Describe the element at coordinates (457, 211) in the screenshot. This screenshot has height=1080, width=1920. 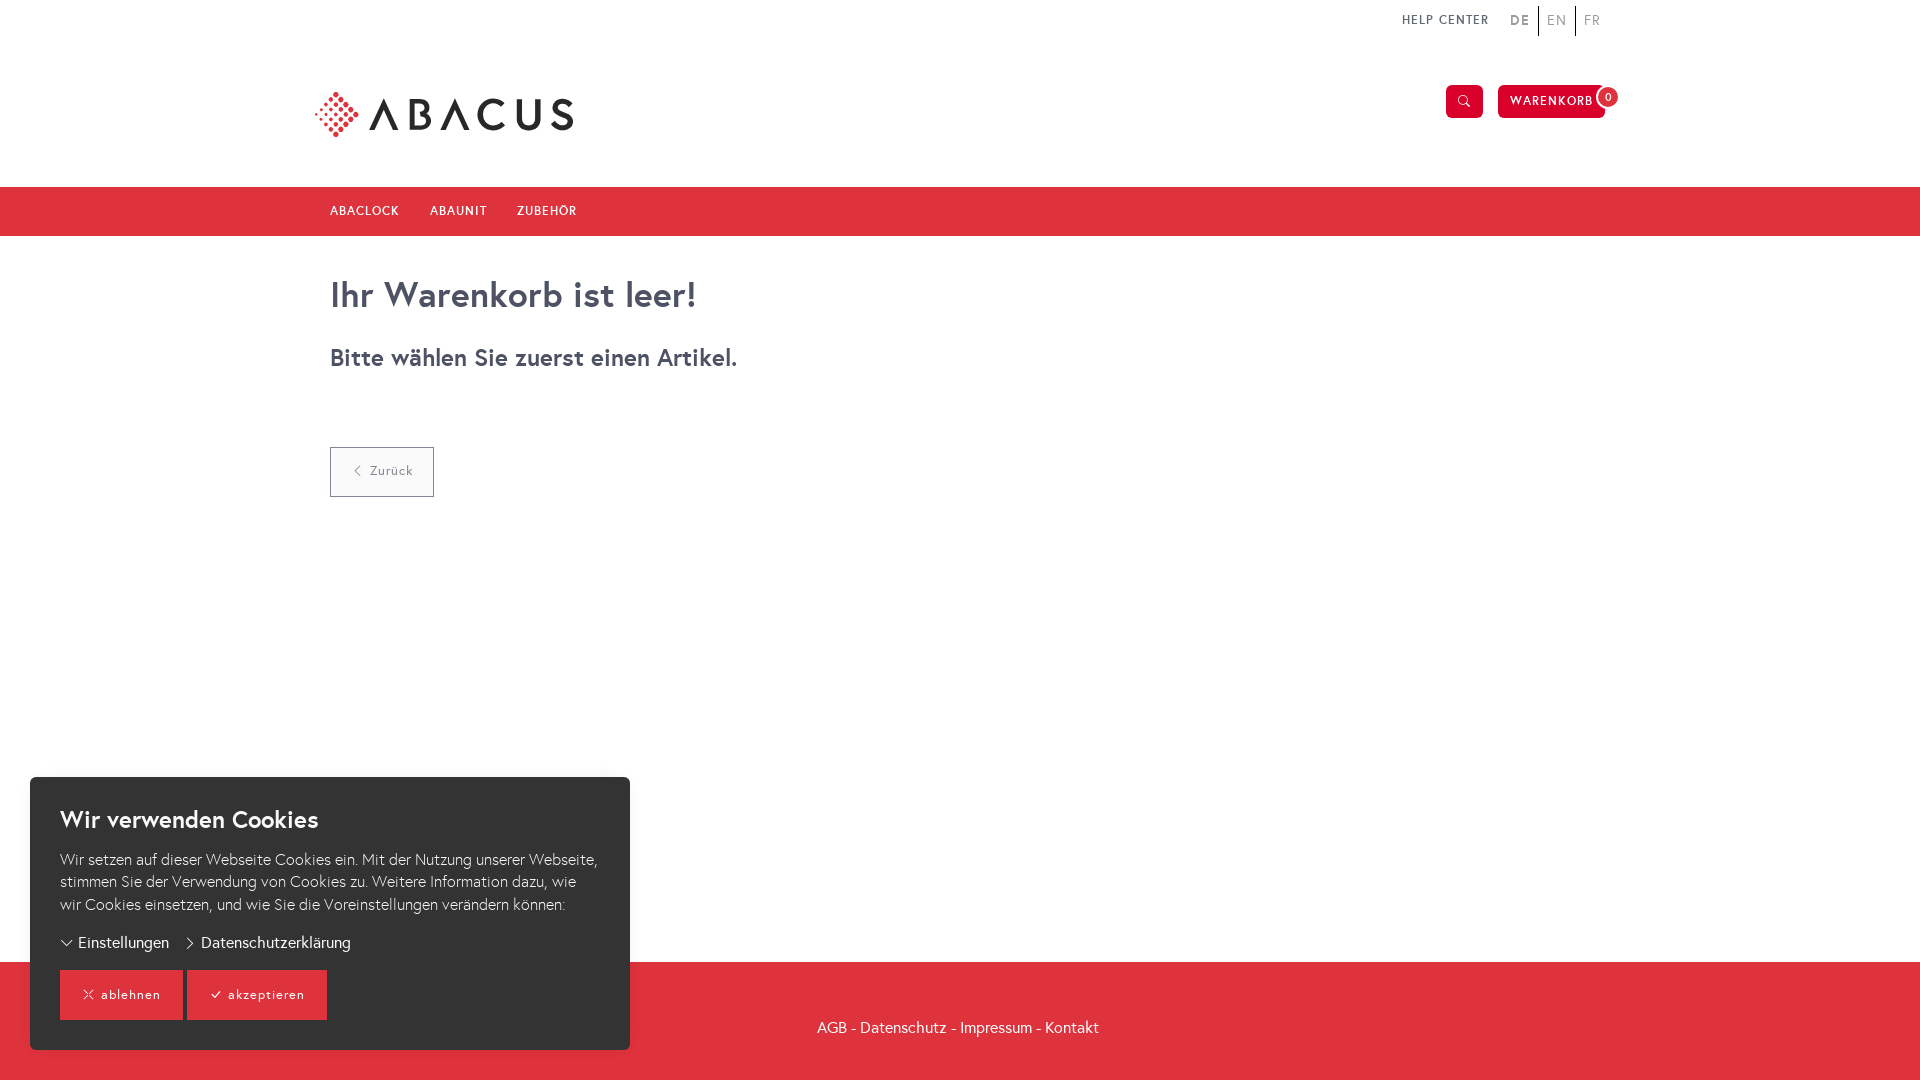
I see `'ABAUNIT'` at that location.